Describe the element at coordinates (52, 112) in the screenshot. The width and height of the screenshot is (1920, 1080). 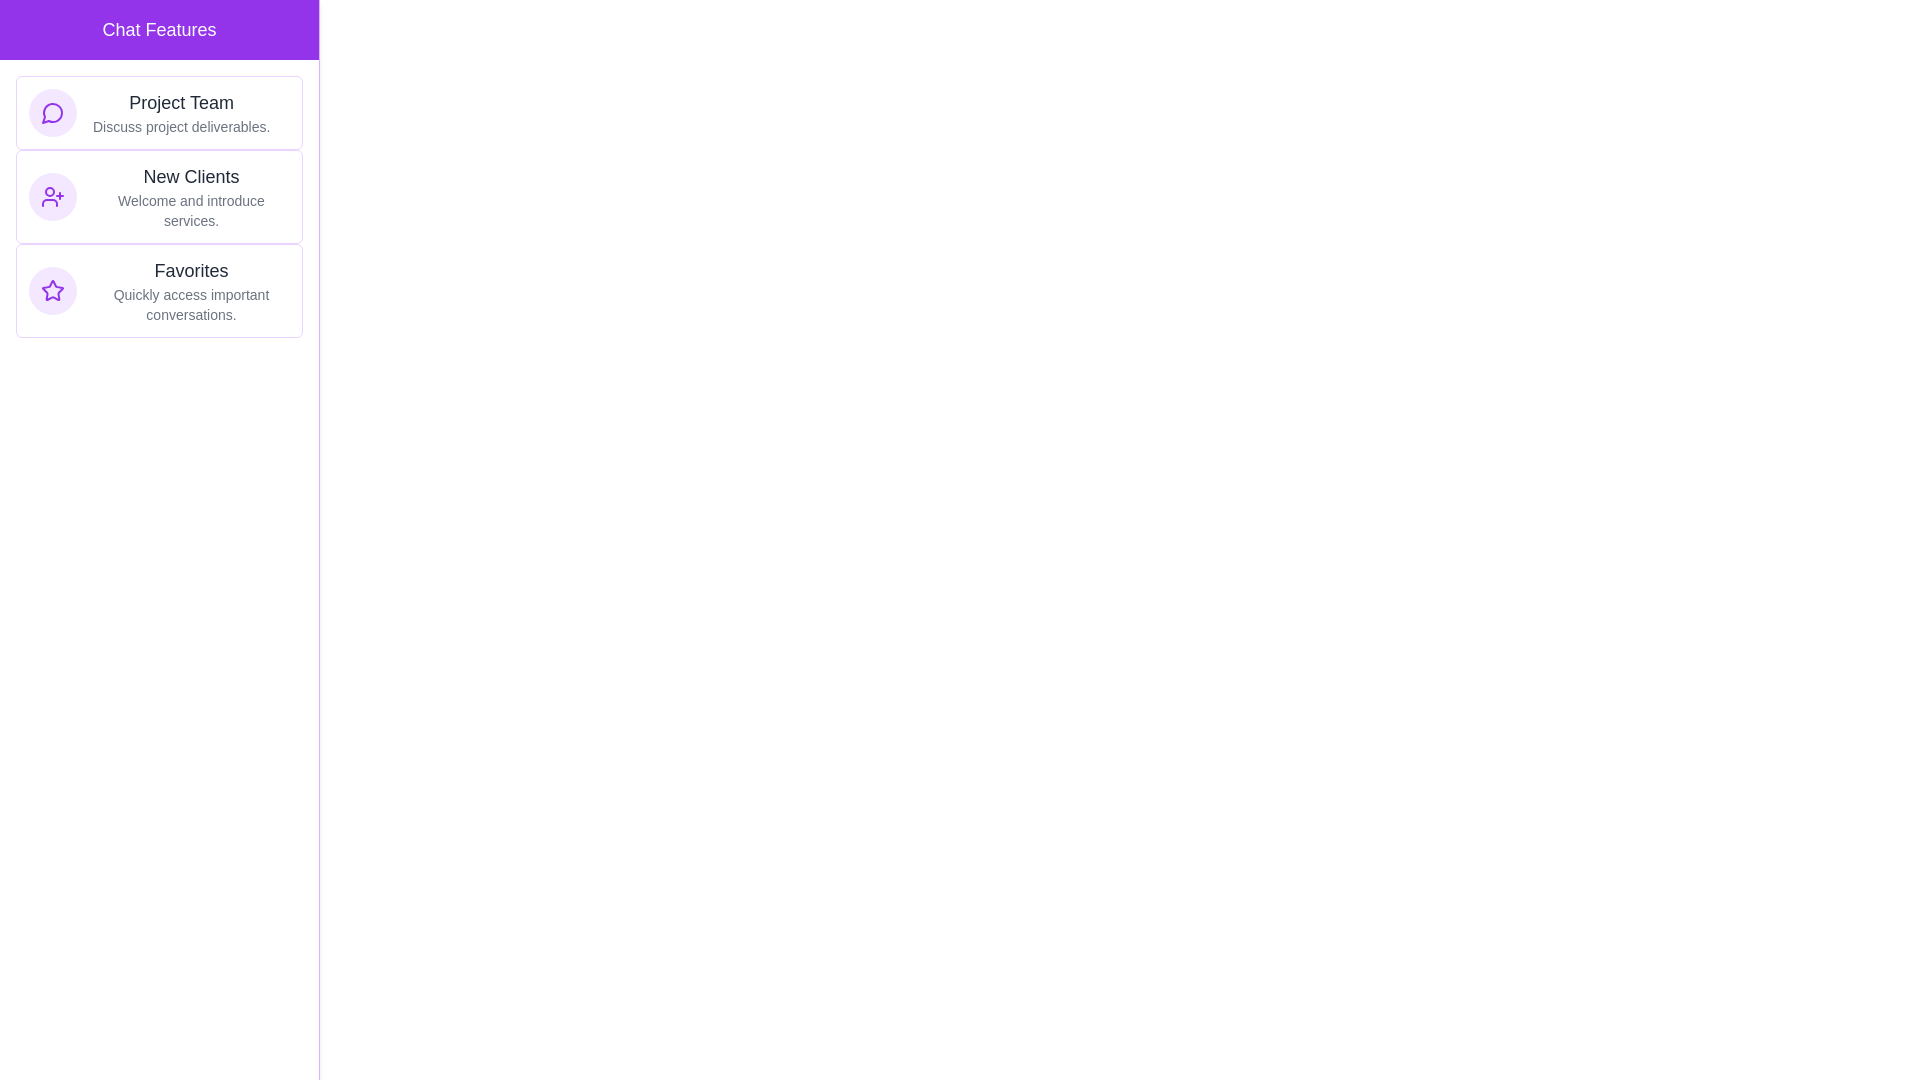
I see `the icon for Project Team` at that location.